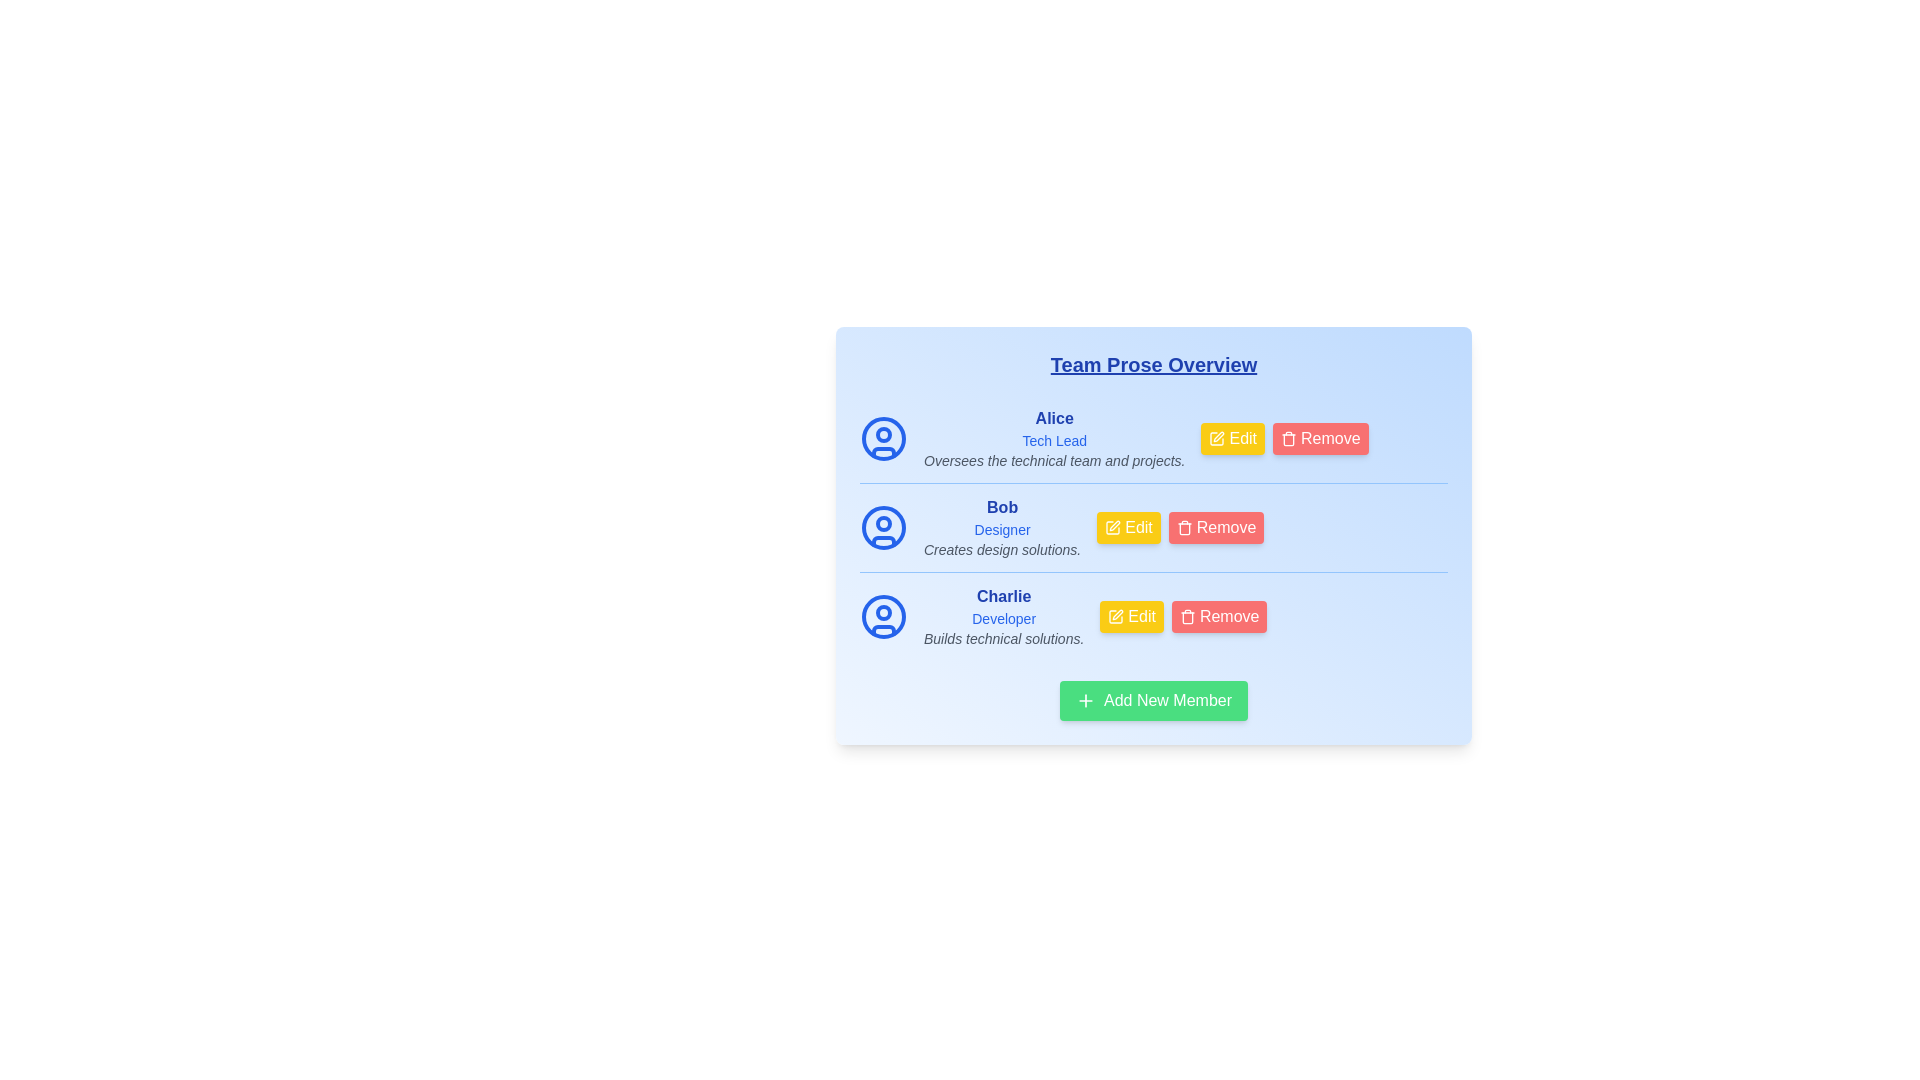 This screenshot has height=1080, width=1920. I want to click on the small red trash can icon representing the 'Remove' action located within the 'Remove' button, so click(1187, 616).